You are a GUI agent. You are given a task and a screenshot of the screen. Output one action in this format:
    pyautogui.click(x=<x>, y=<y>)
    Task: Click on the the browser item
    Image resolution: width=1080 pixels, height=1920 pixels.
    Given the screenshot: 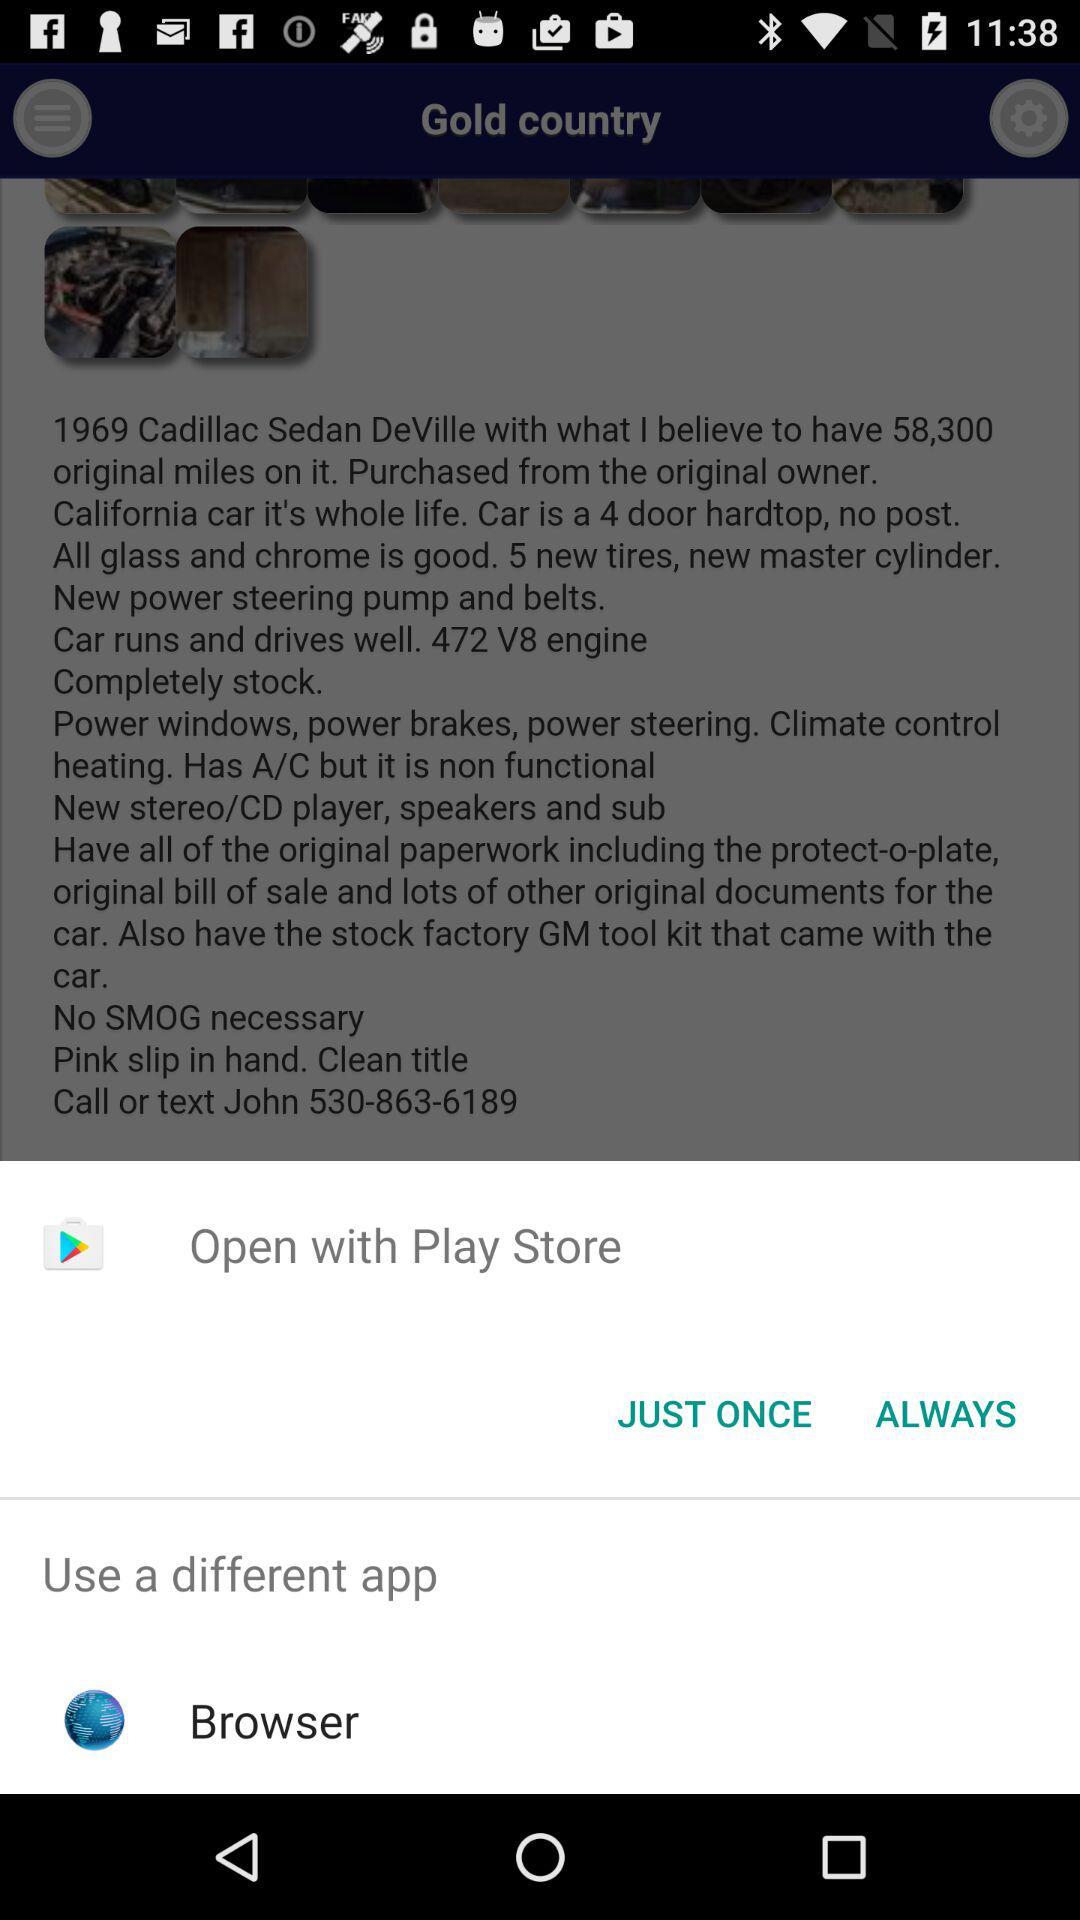 What is the action you would take?
    pyautogui.click(x=274, y=1719)
    